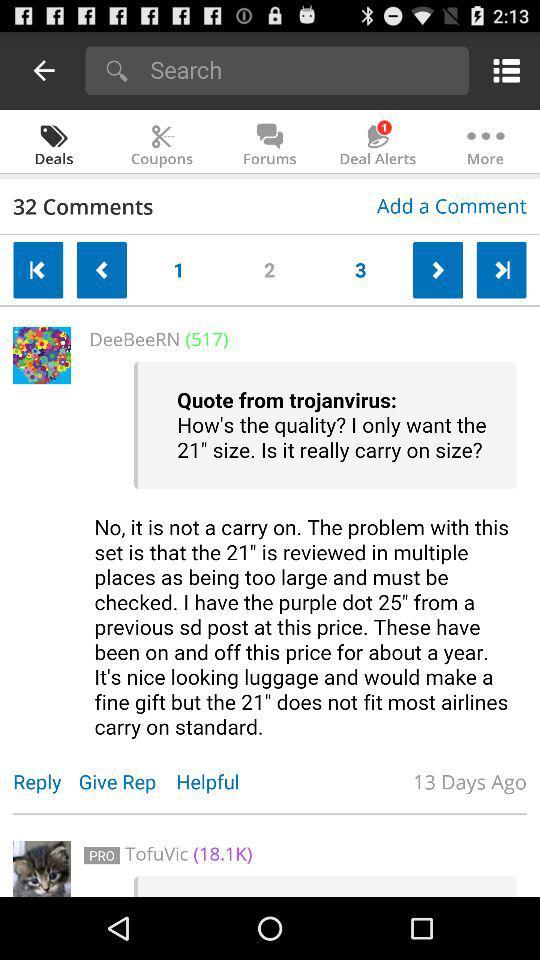 This screenshot has height=960, width=540. I want to click on the icon to the right of 1 icon, so click(269, 265).